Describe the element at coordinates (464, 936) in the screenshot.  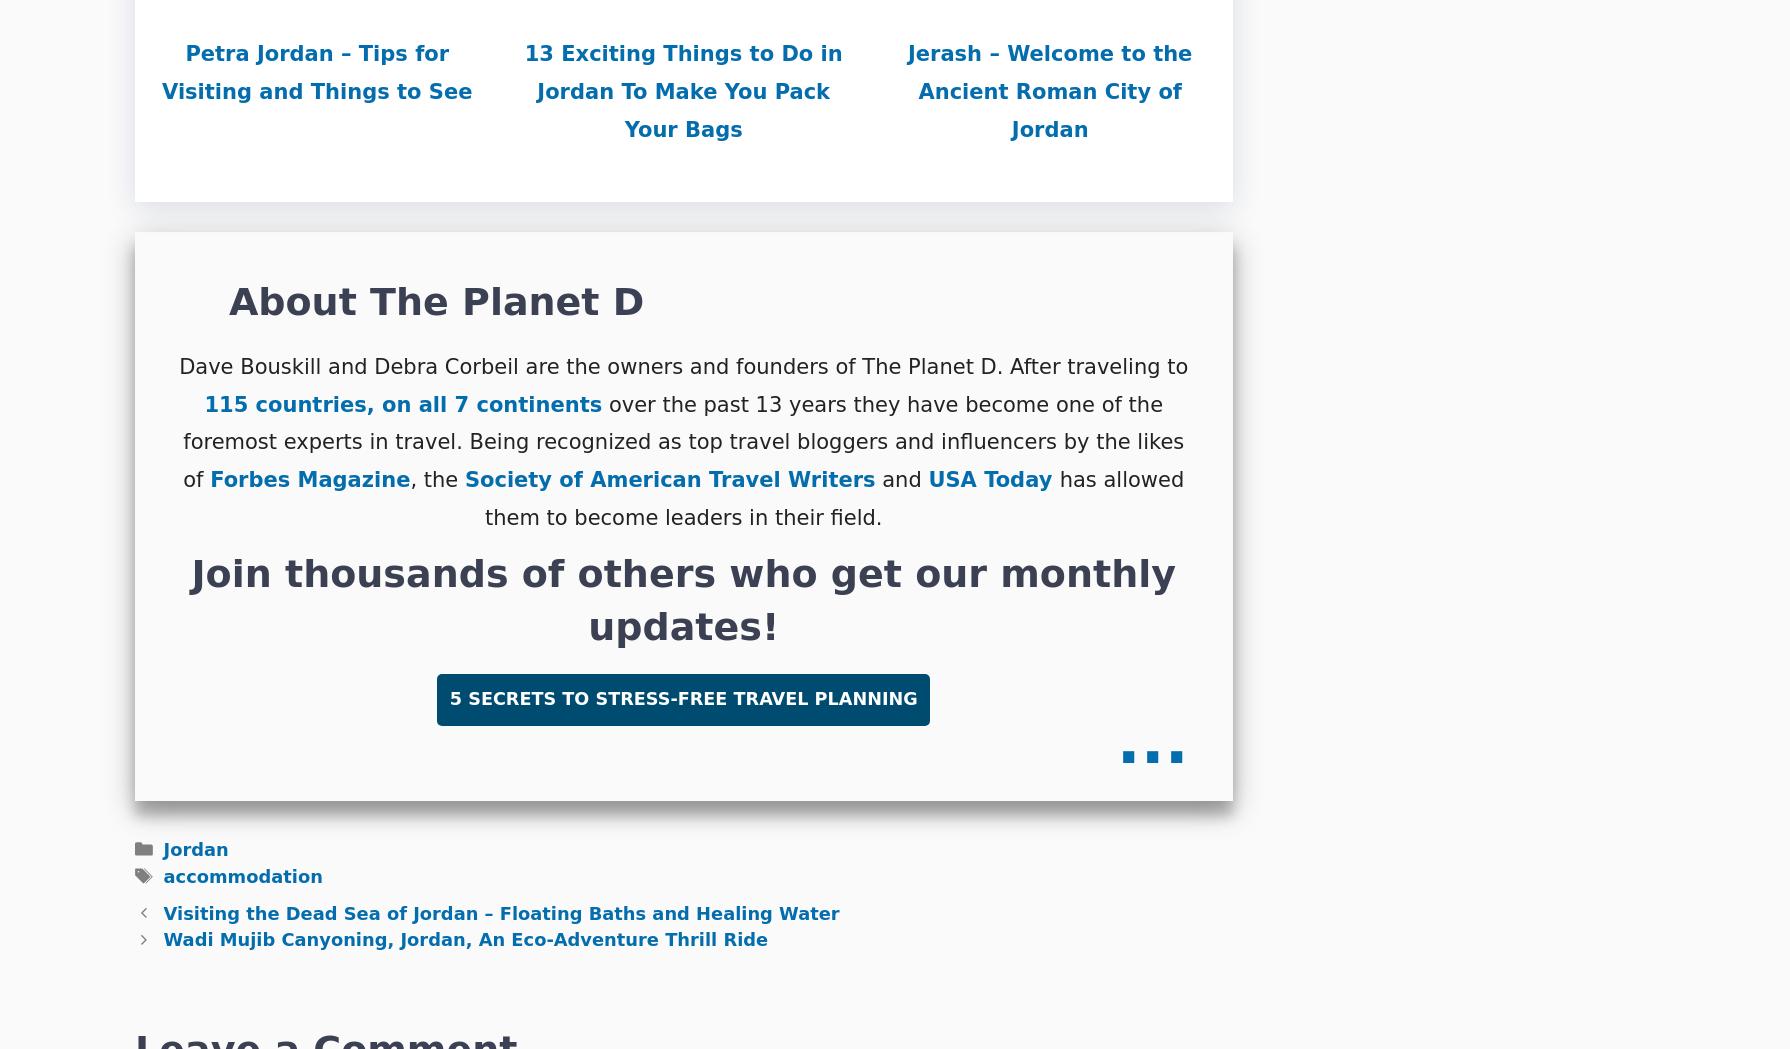
I see `'Wadi Mujib Canyoning, Jordan, An Eco-Adventure Thrill Ride'` at that location.